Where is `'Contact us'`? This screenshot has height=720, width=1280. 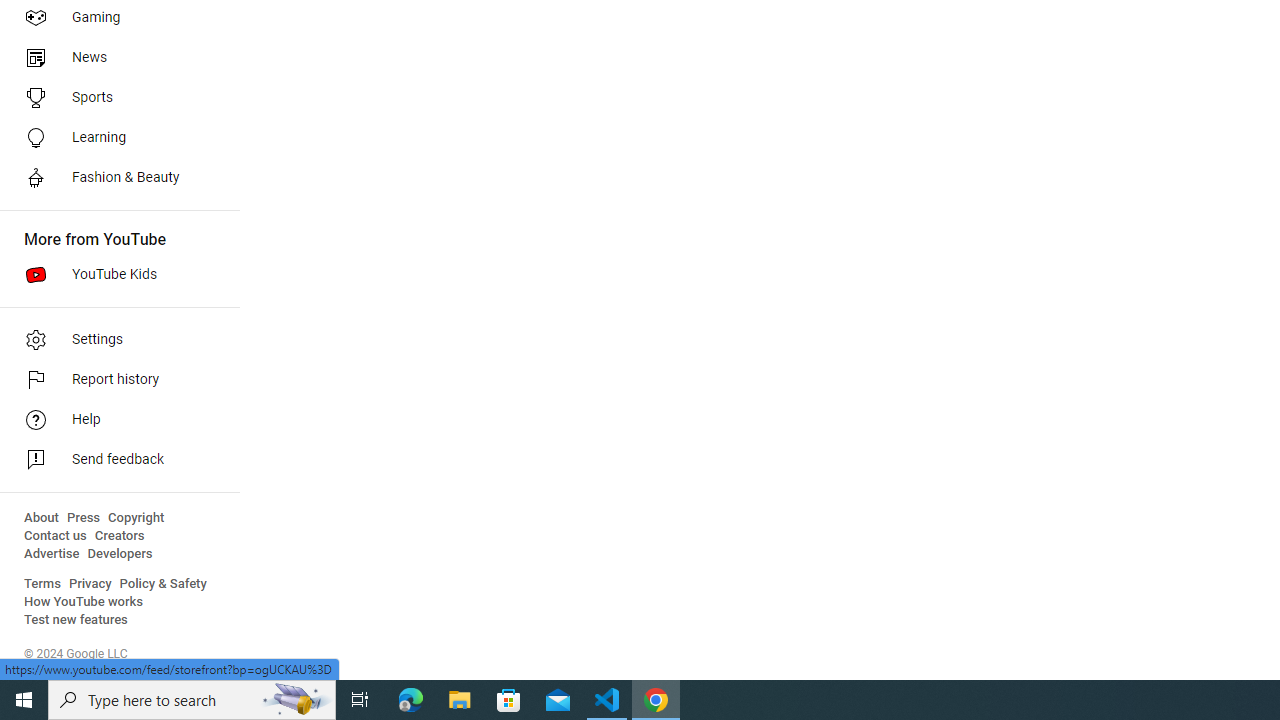
'Contact us' is located at coordinates (55, 535).